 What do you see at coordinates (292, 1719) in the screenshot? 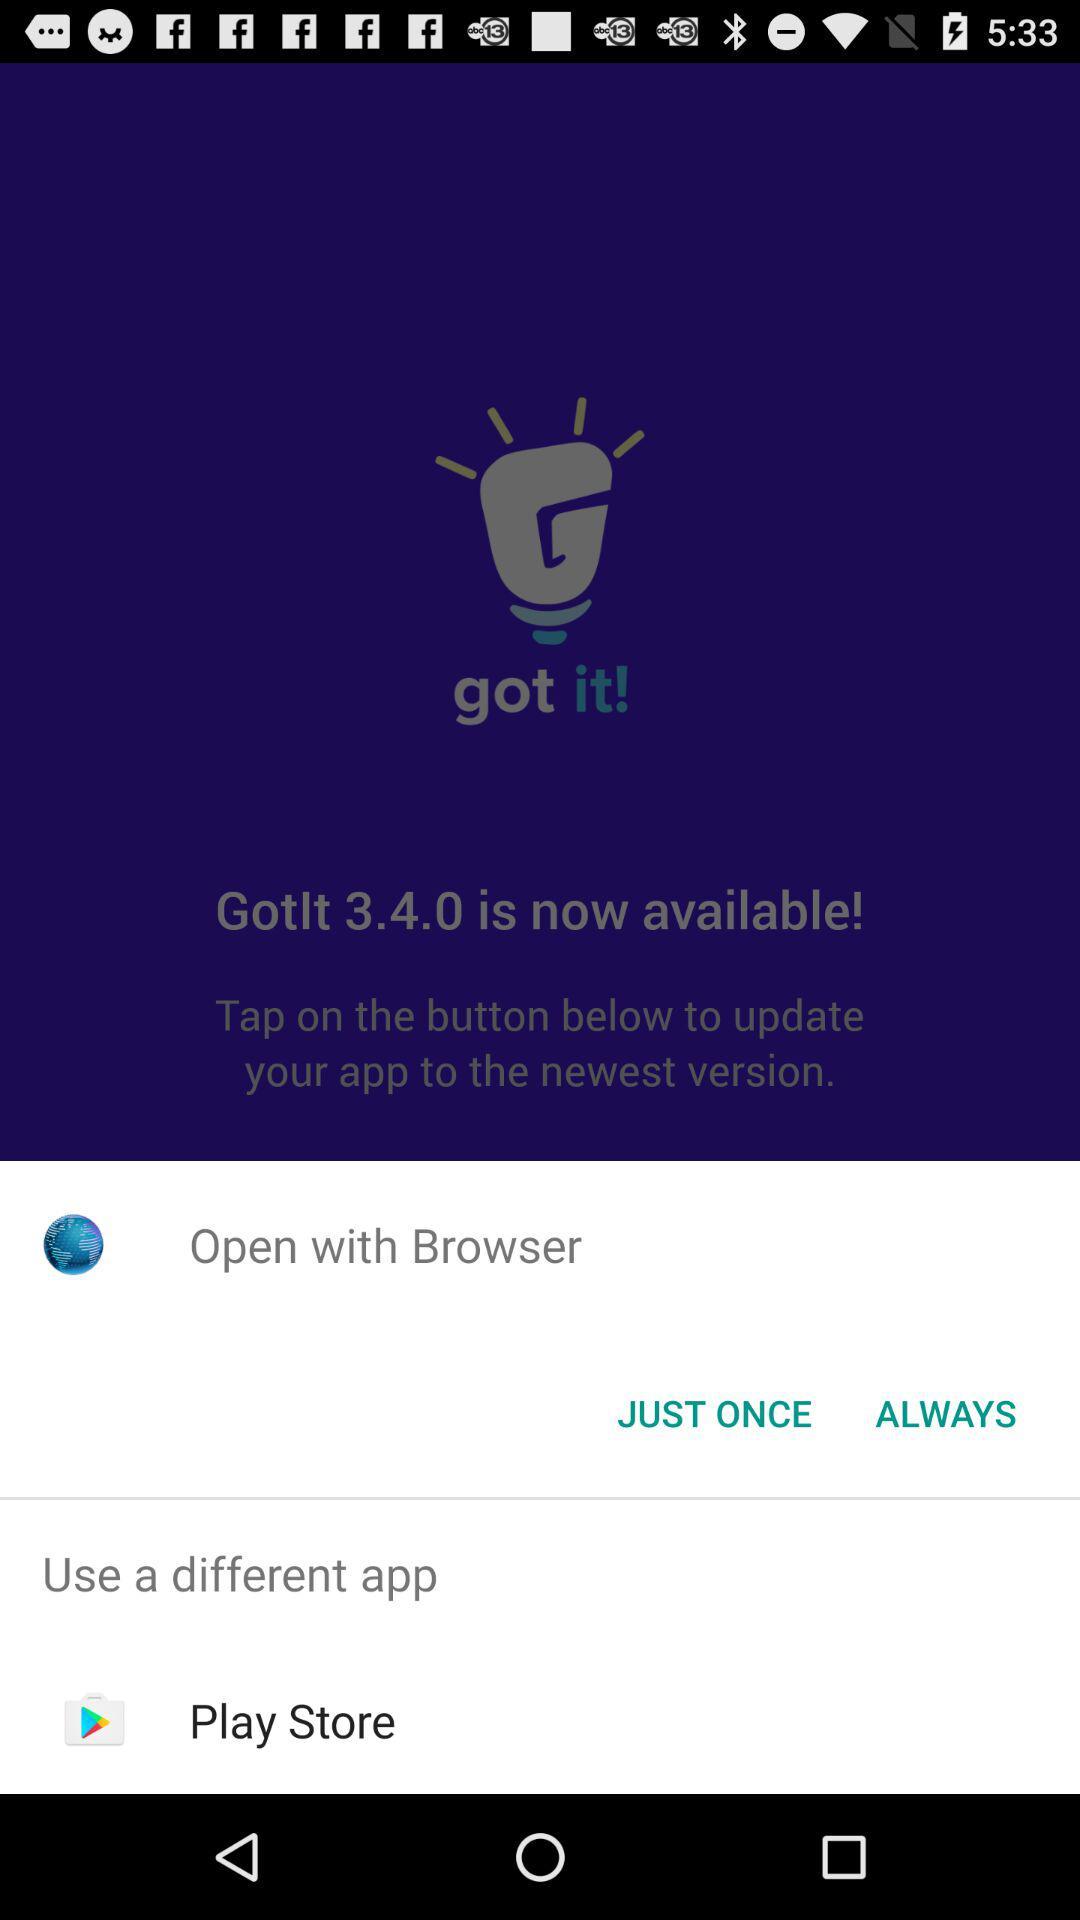
I see `the icon below the use a different item` at bounding box center [292, 1719].